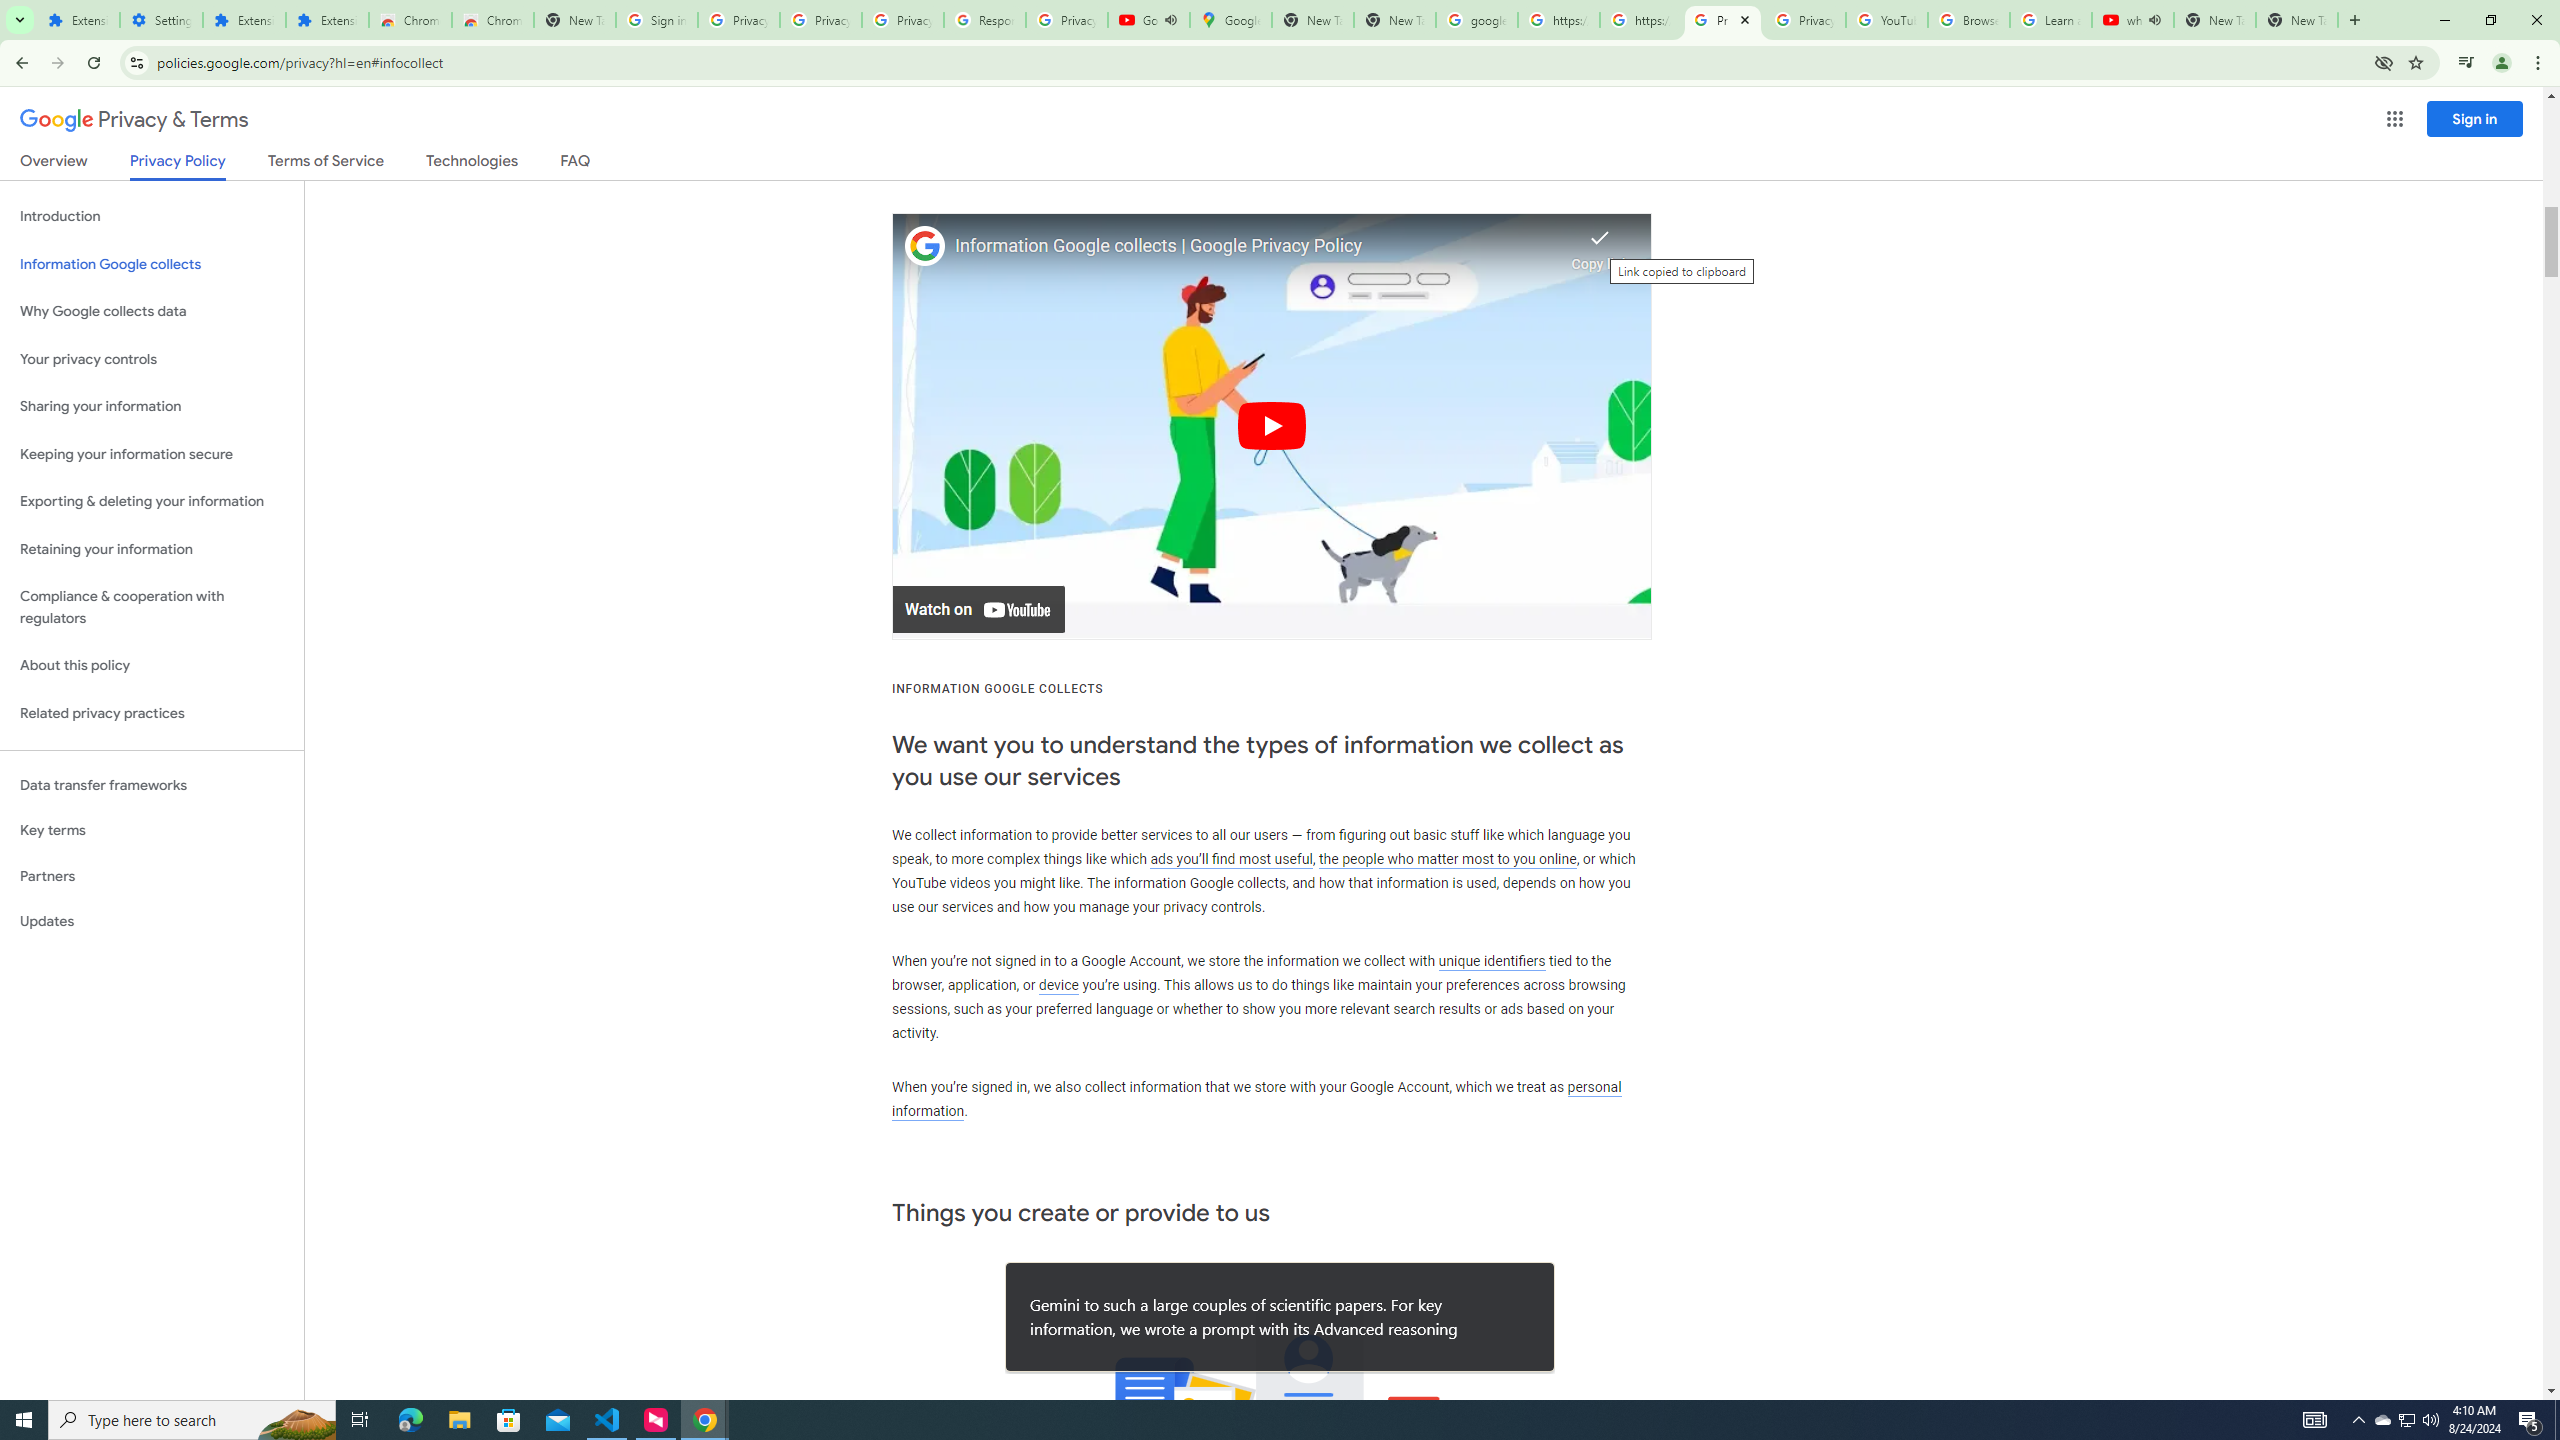 The image size is (2560, 1440). I want to click on 'Extensions', so click(326, 19).